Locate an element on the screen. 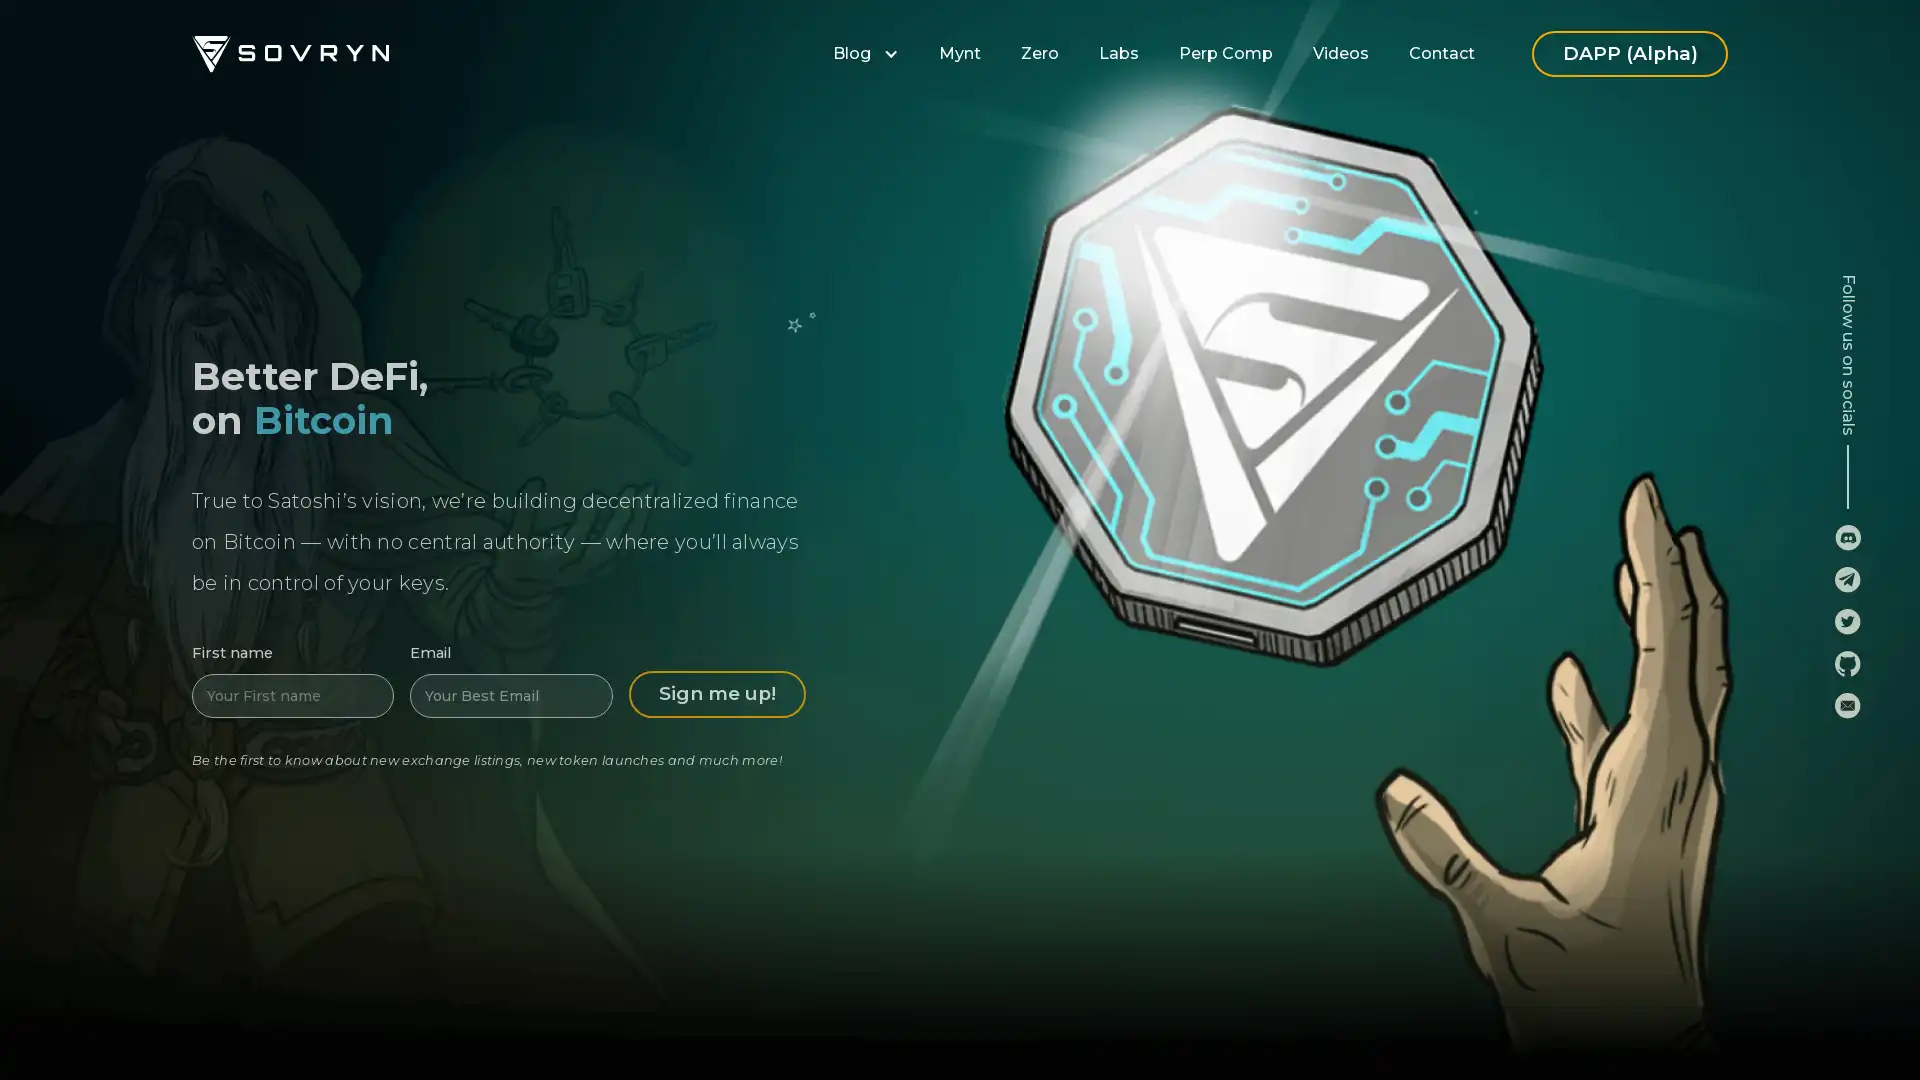  Sign me up! is located at coordinates (716, 669).